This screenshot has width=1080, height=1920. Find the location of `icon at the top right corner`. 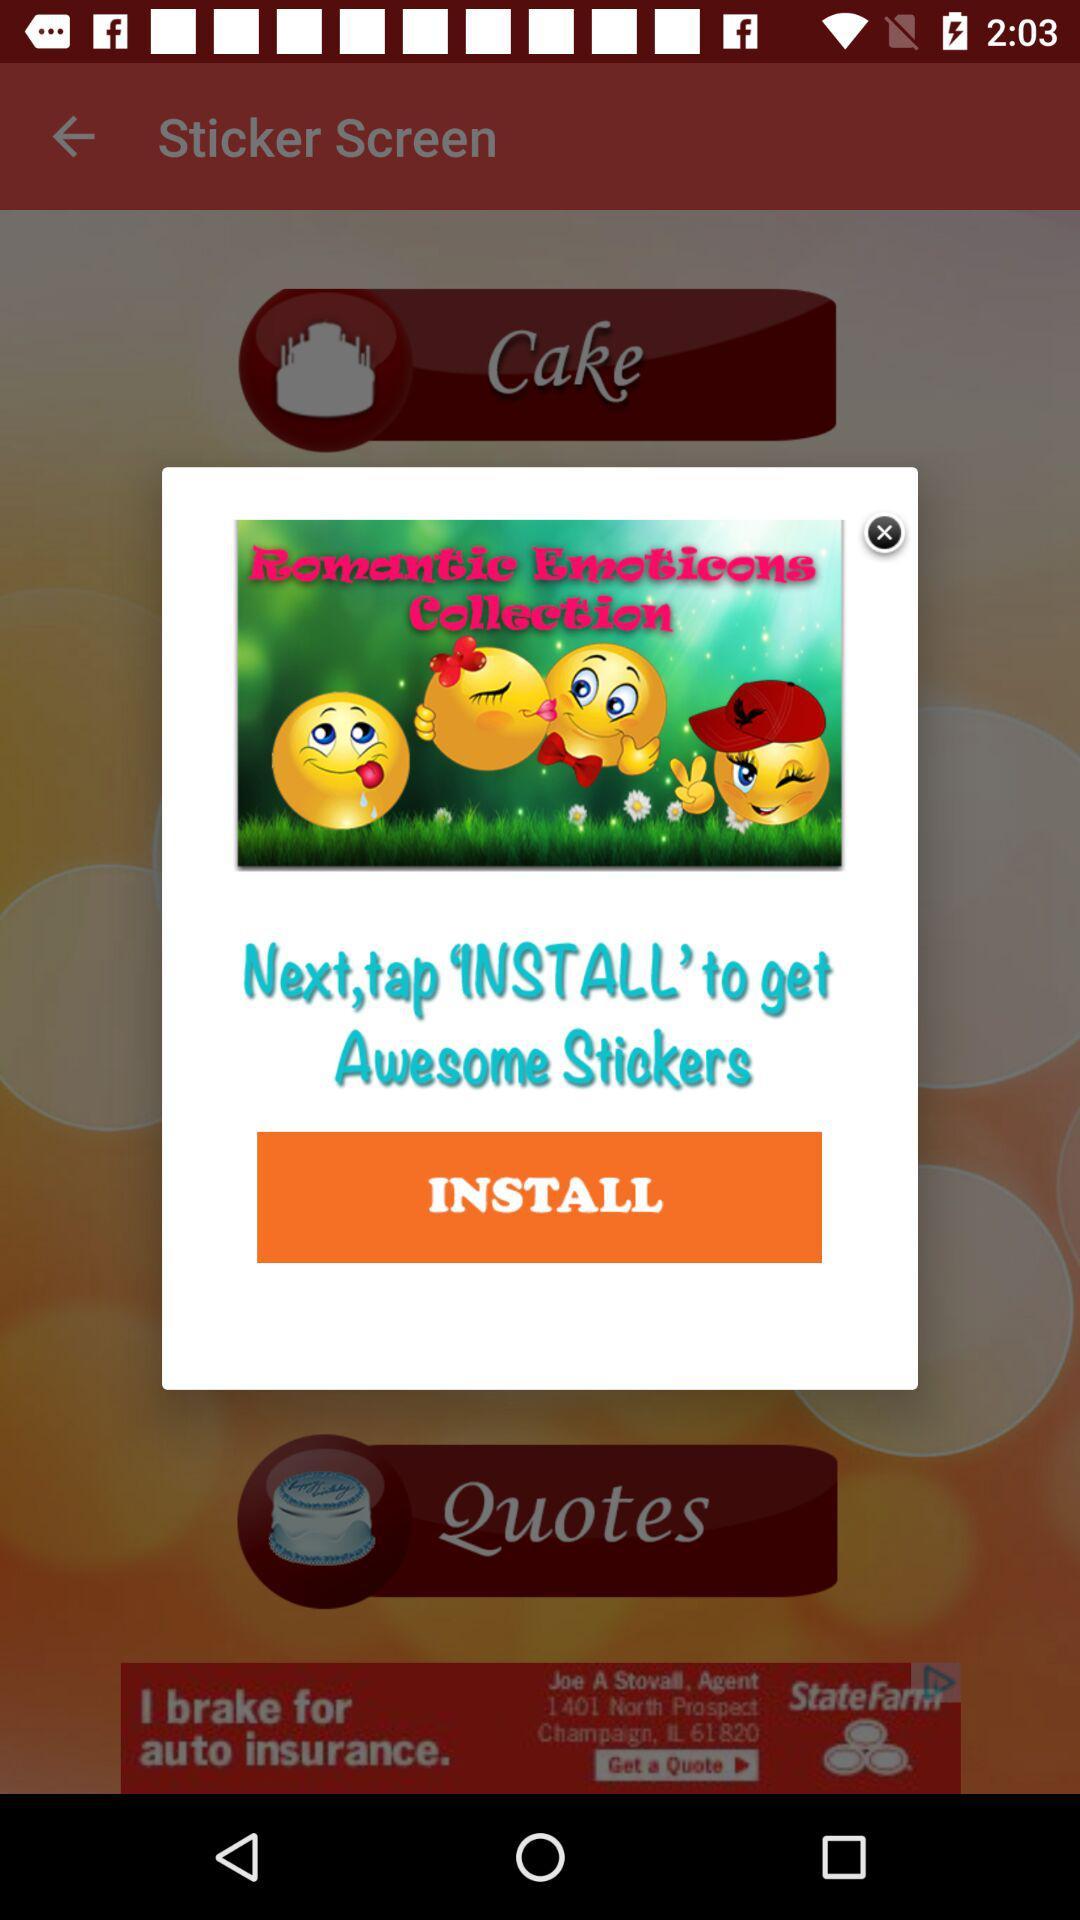

icon at the top right corner is located at coordinates (885, 535).